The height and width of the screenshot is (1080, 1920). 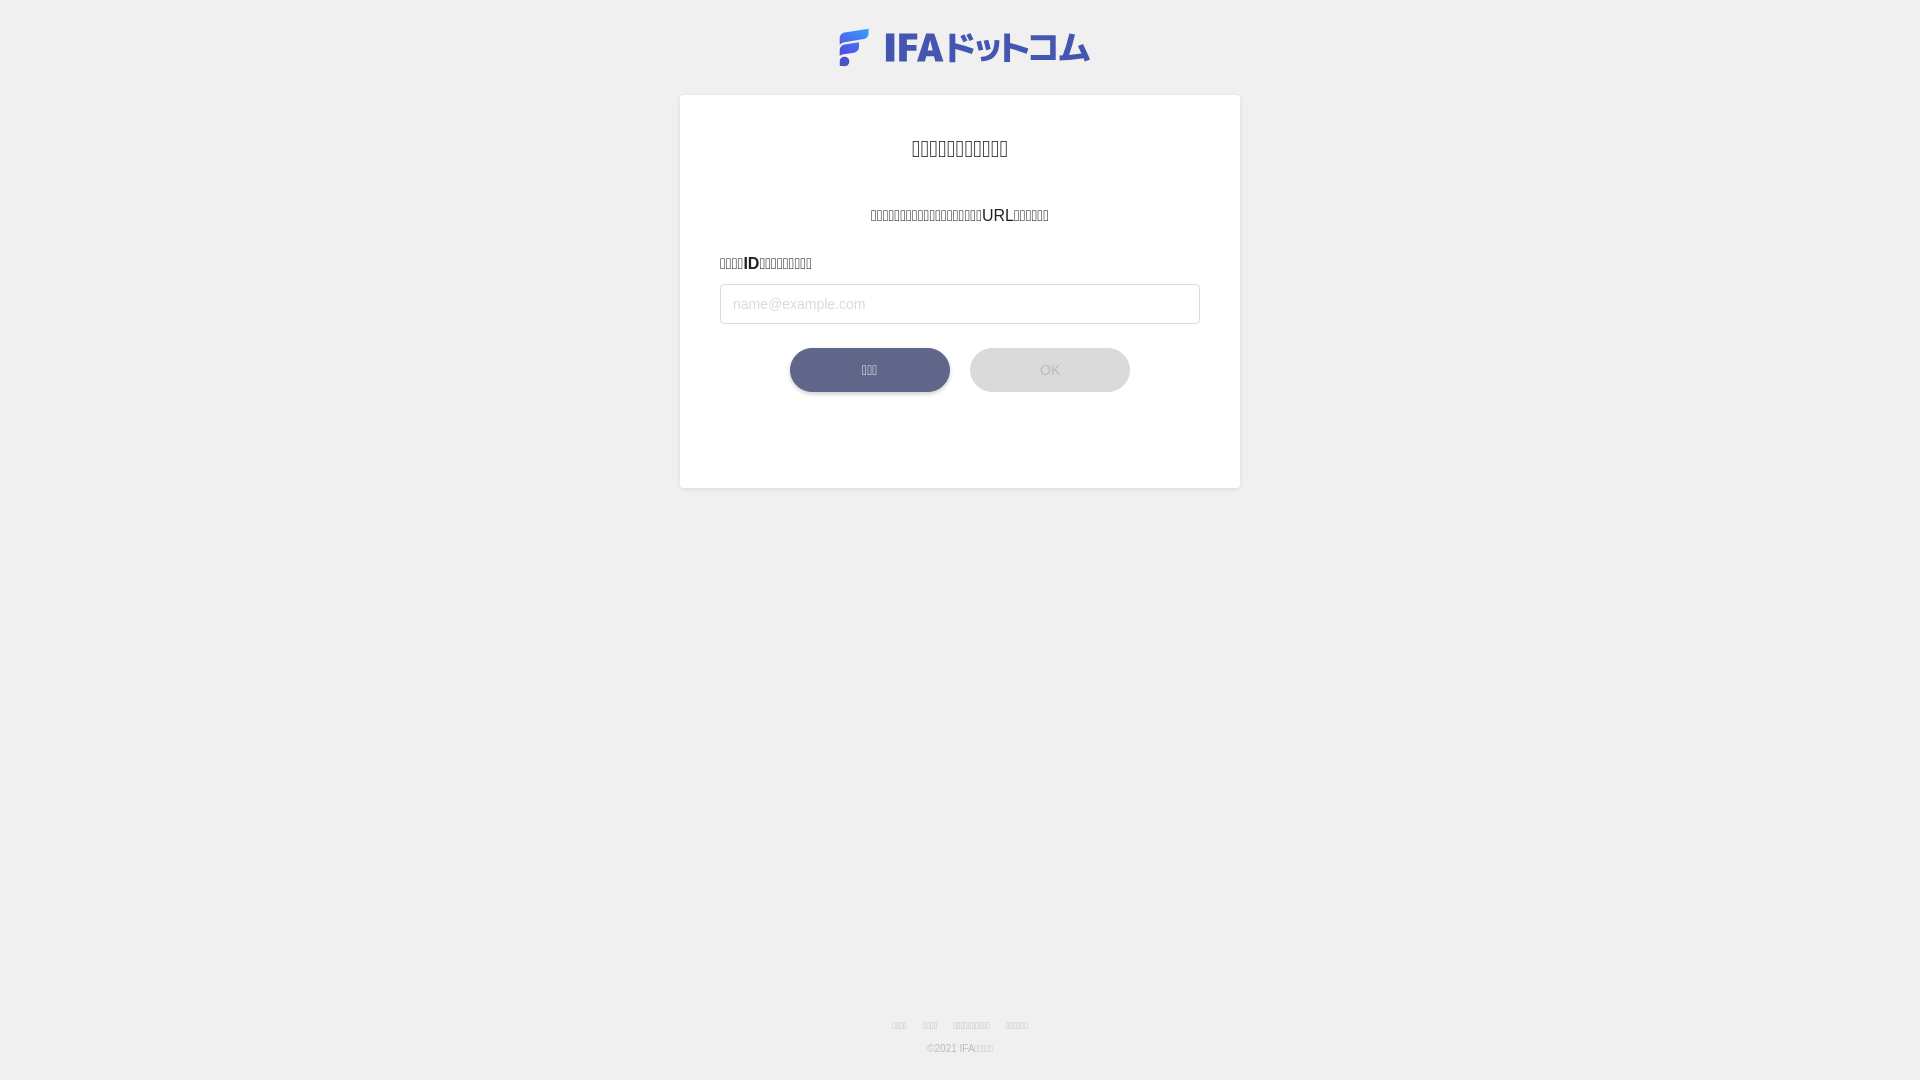 What do you see at coordinates (1049, 370) in the screenshot?
I see `'OK'` at bounding box center [1049, 370].